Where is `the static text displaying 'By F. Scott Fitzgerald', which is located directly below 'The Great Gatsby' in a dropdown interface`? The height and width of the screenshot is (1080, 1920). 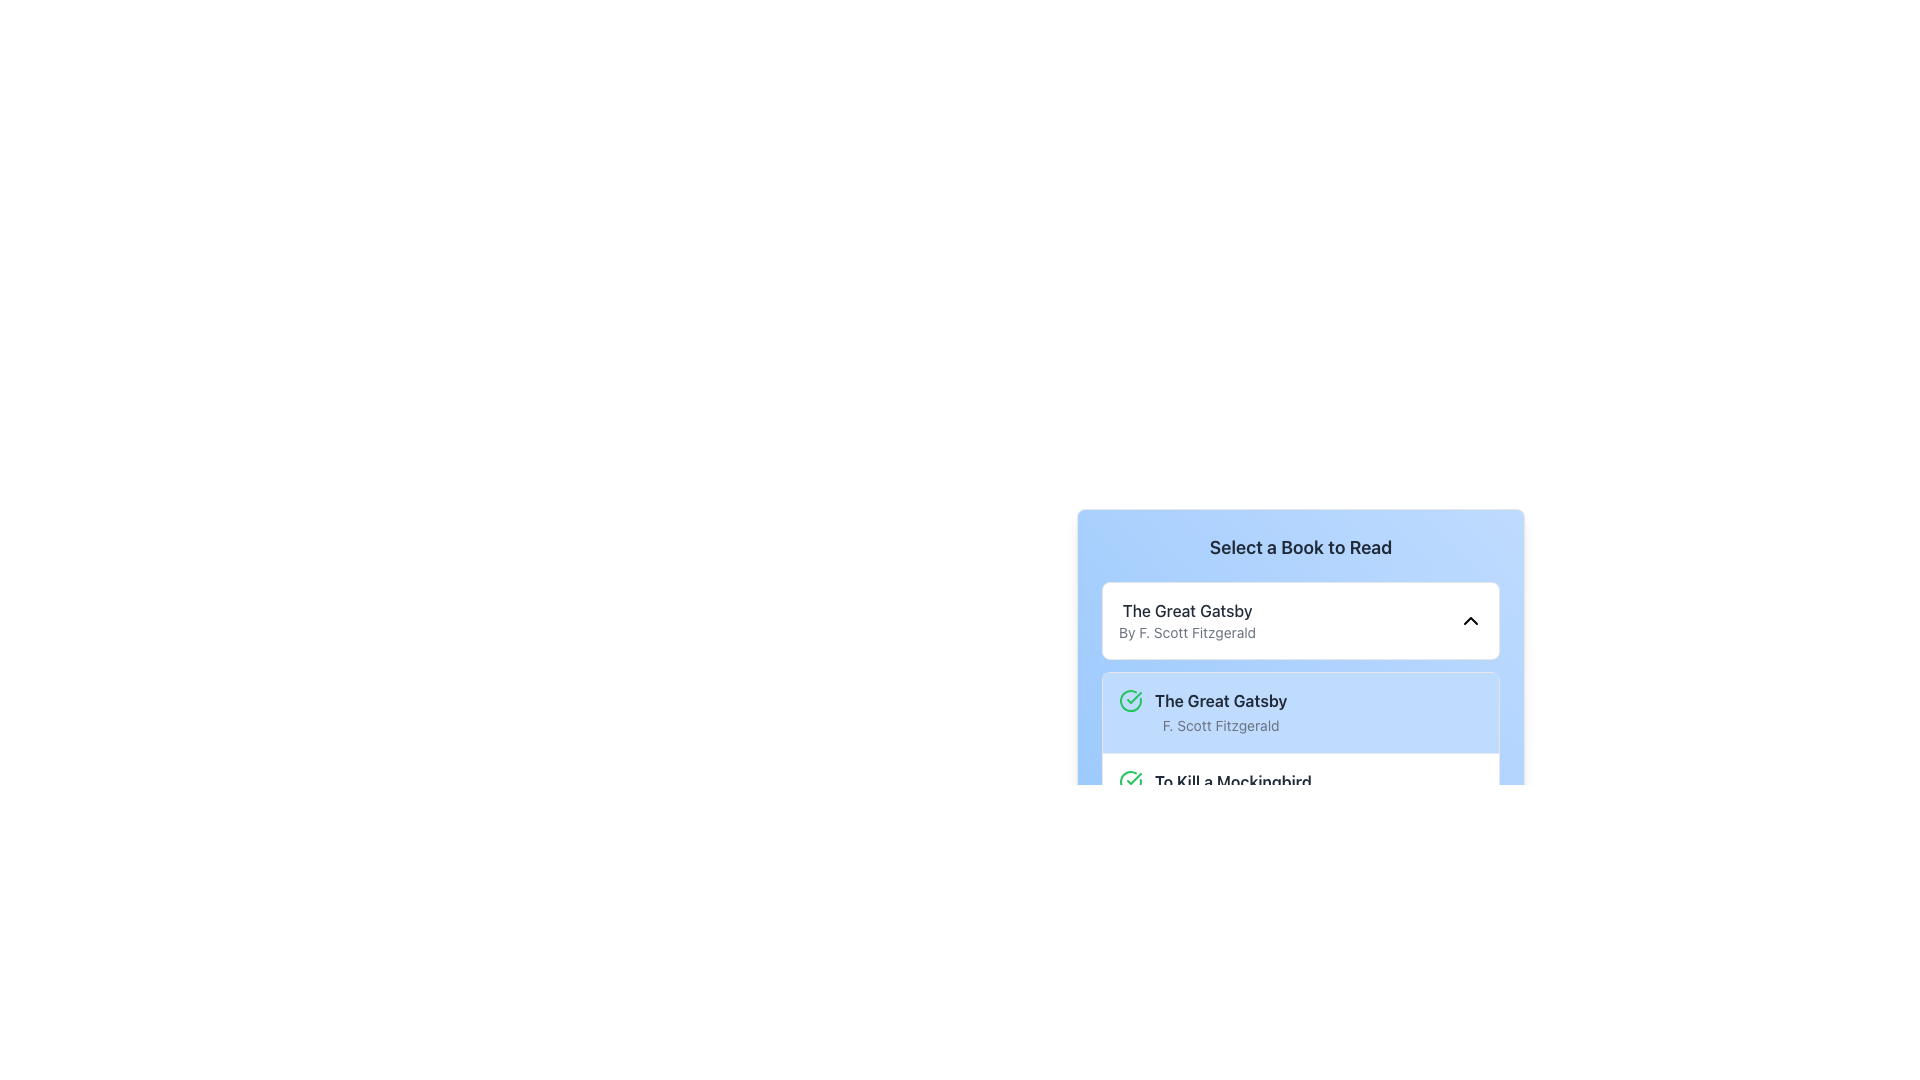
the static text displaying 'By F. Scott Fitzgerald', which is located directly below 'The Great Gatsby' in a dropdown interface is located at coordinates (1187, 632).